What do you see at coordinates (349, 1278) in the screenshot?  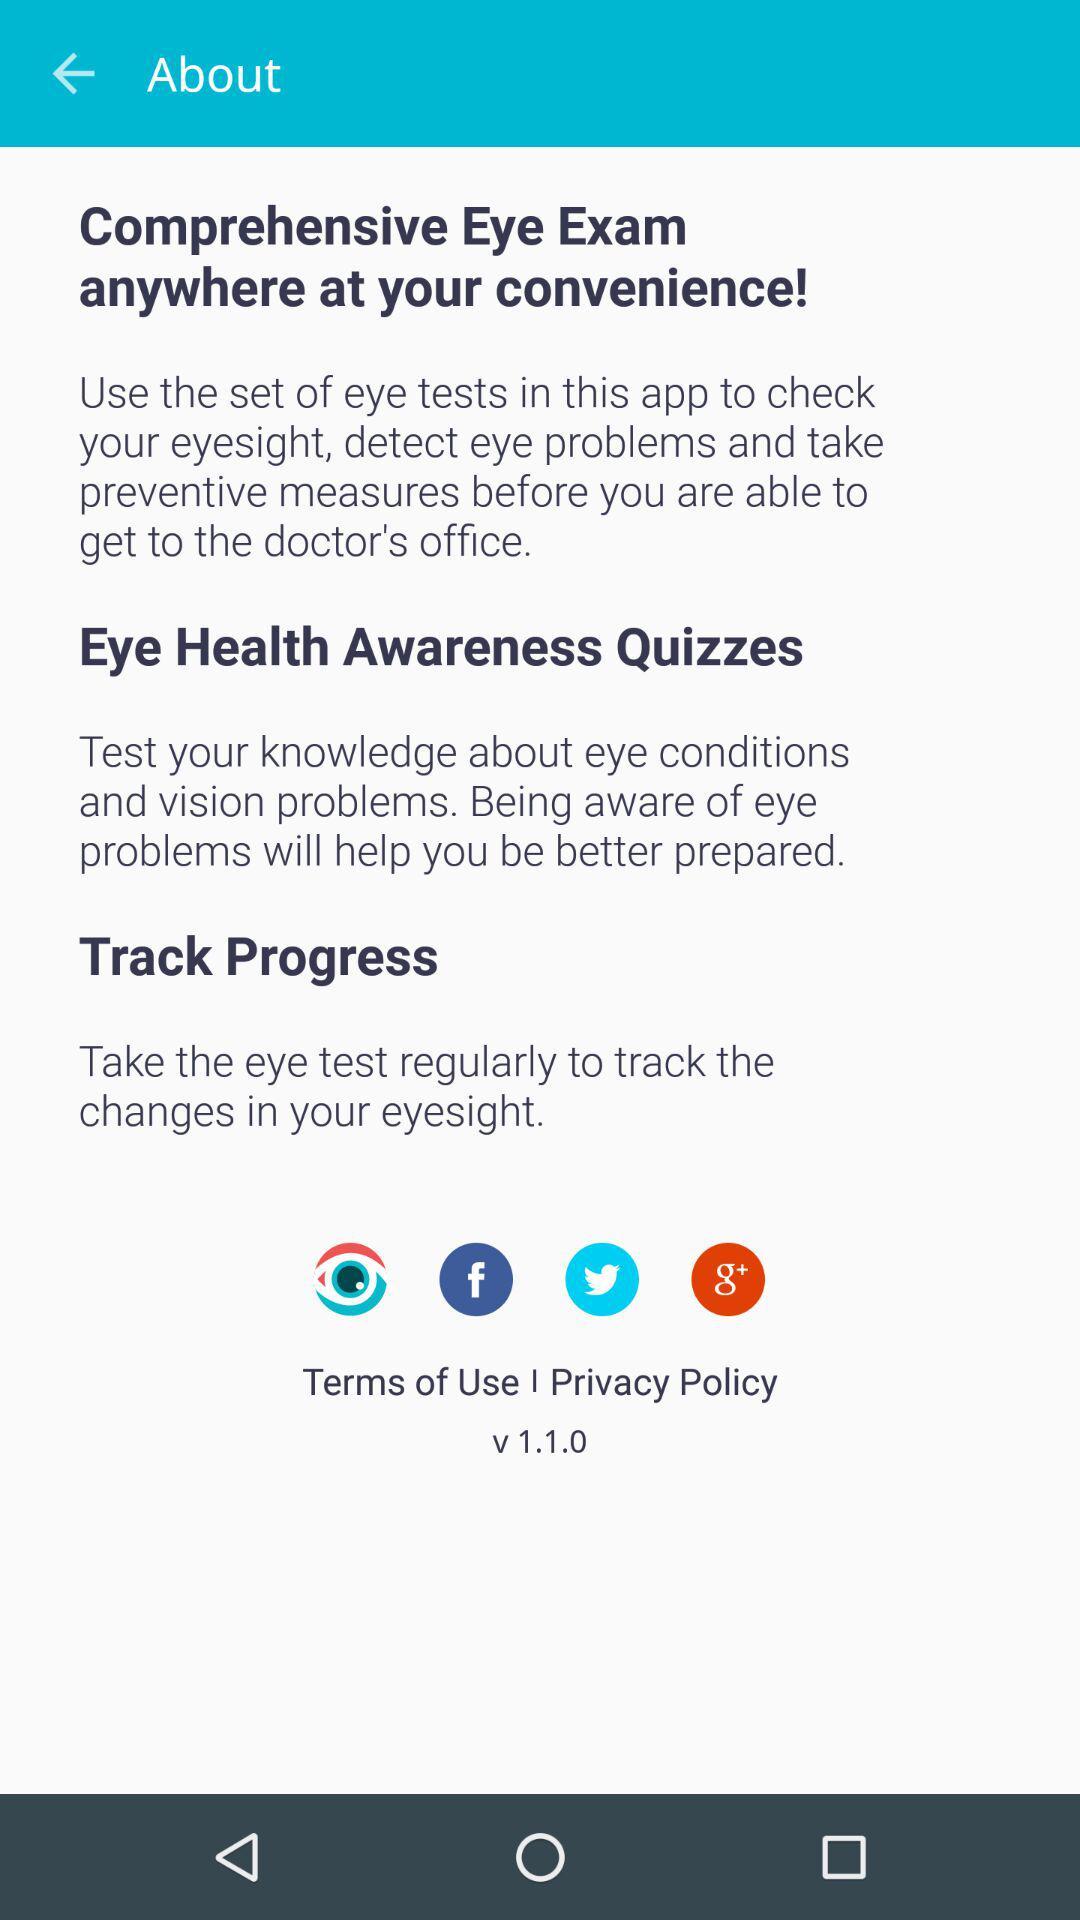 I see `the visibility icon` at bounding box center [349, 1278].